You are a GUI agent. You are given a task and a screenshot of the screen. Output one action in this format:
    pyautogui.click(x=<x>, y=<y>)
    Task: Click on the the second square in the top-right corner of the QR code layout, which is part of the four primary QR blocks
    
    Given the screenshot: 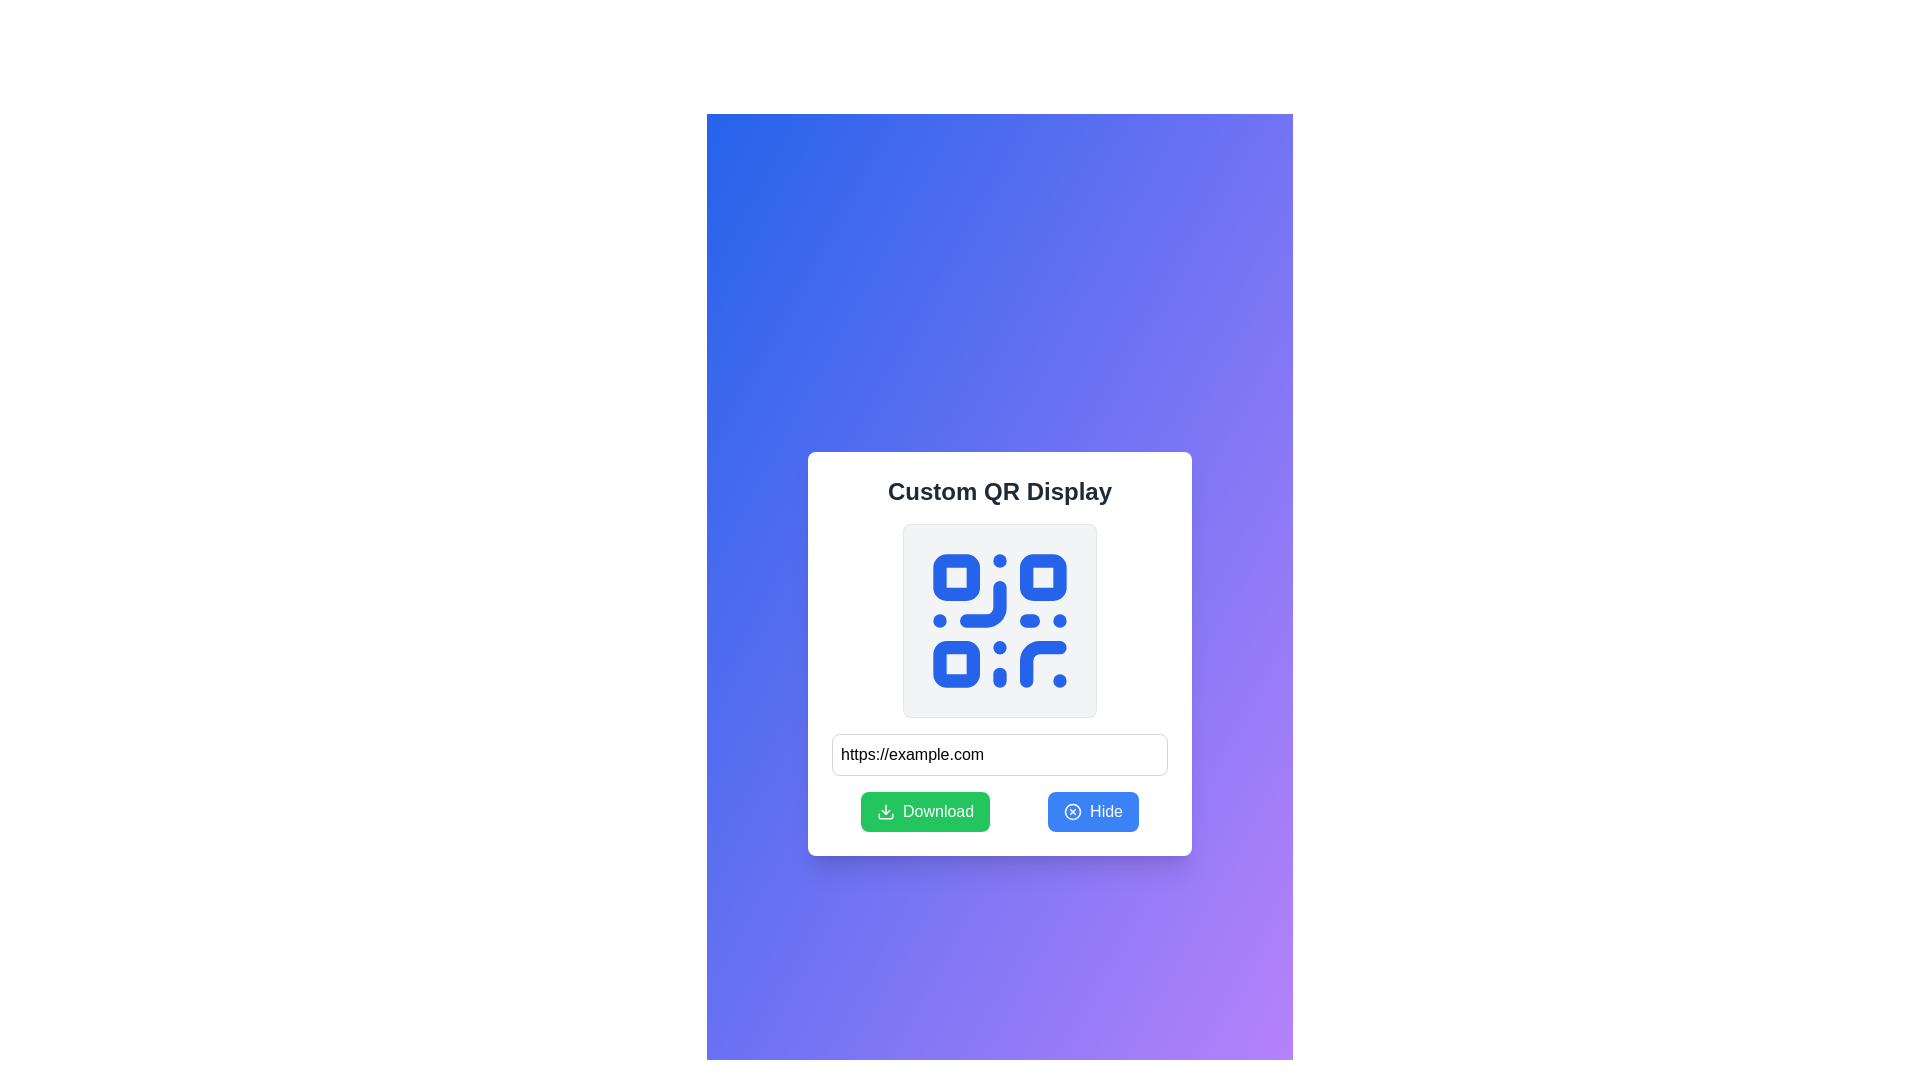 What is the action you would take?
    pyautogui.click(x=1042, y=577)
    